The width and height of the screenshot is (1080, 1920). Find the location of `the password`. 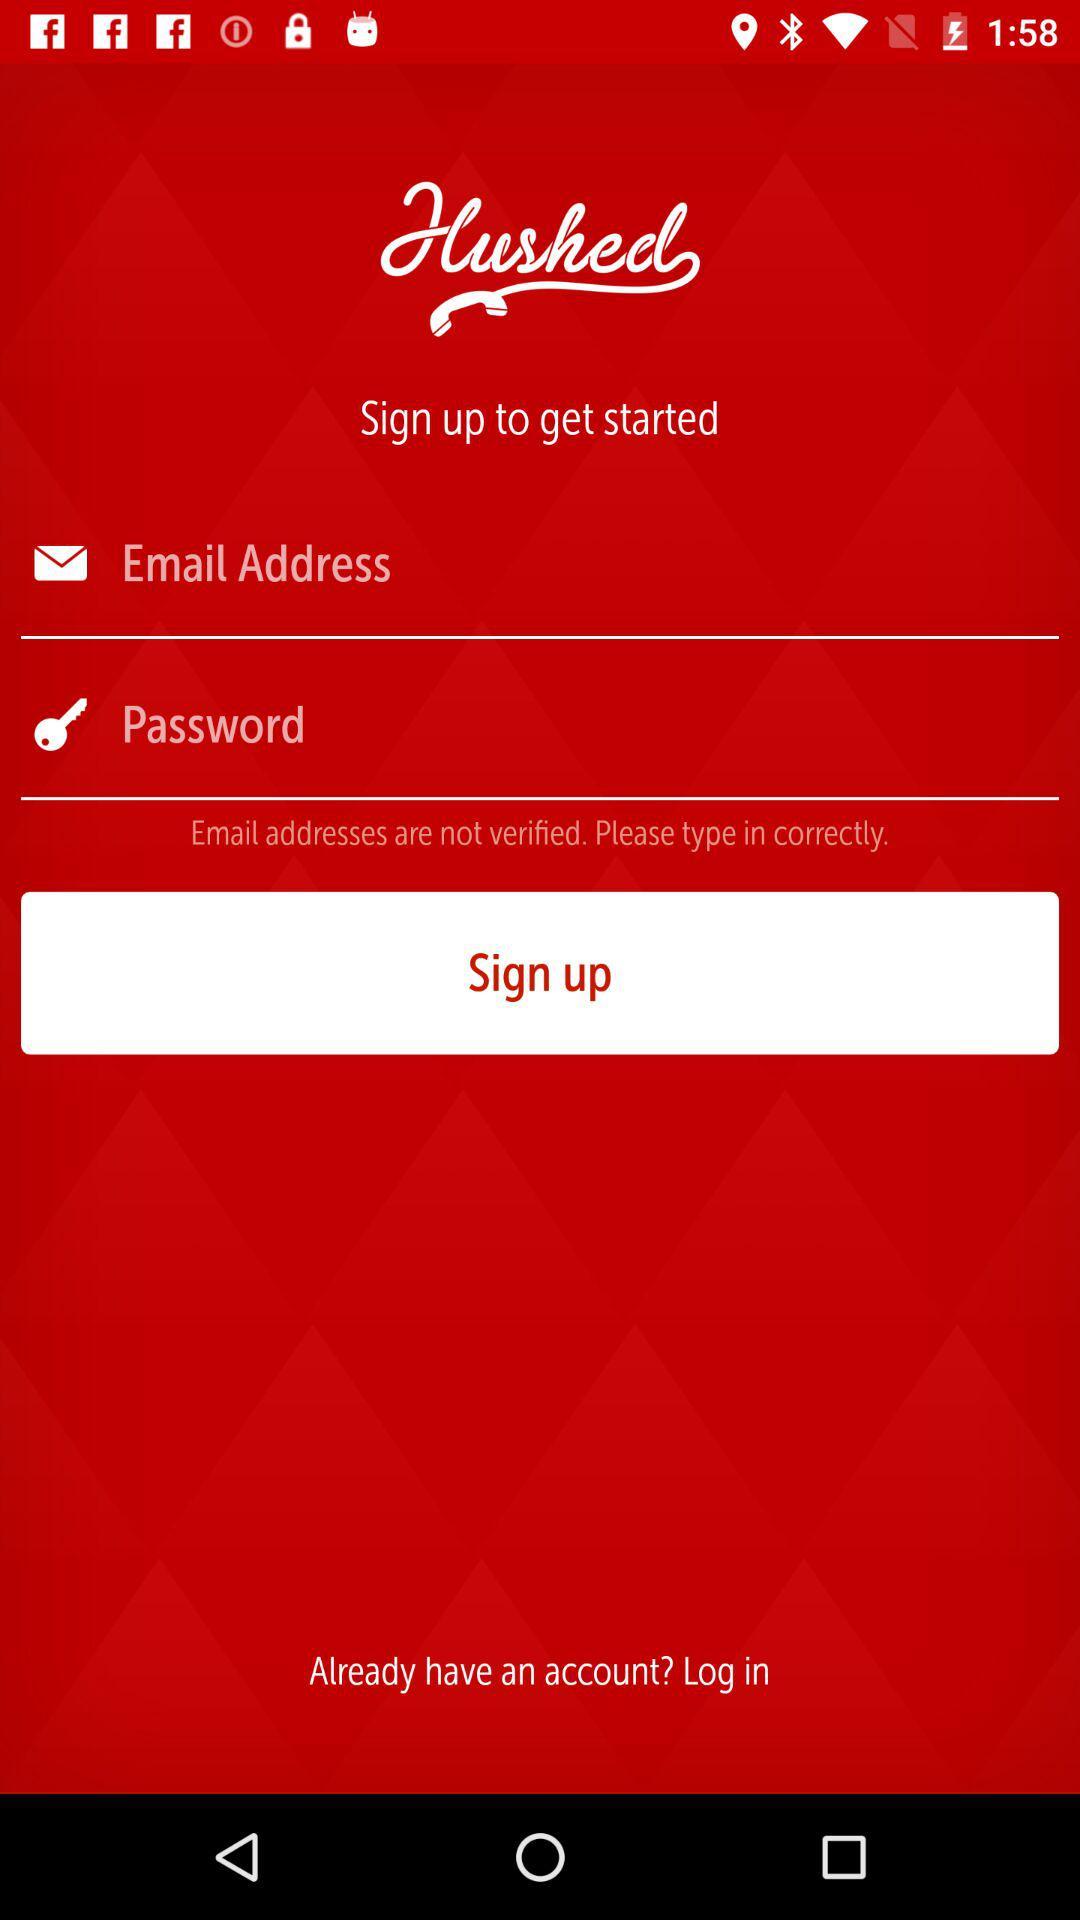

the password is located at coordinates (587, 723).